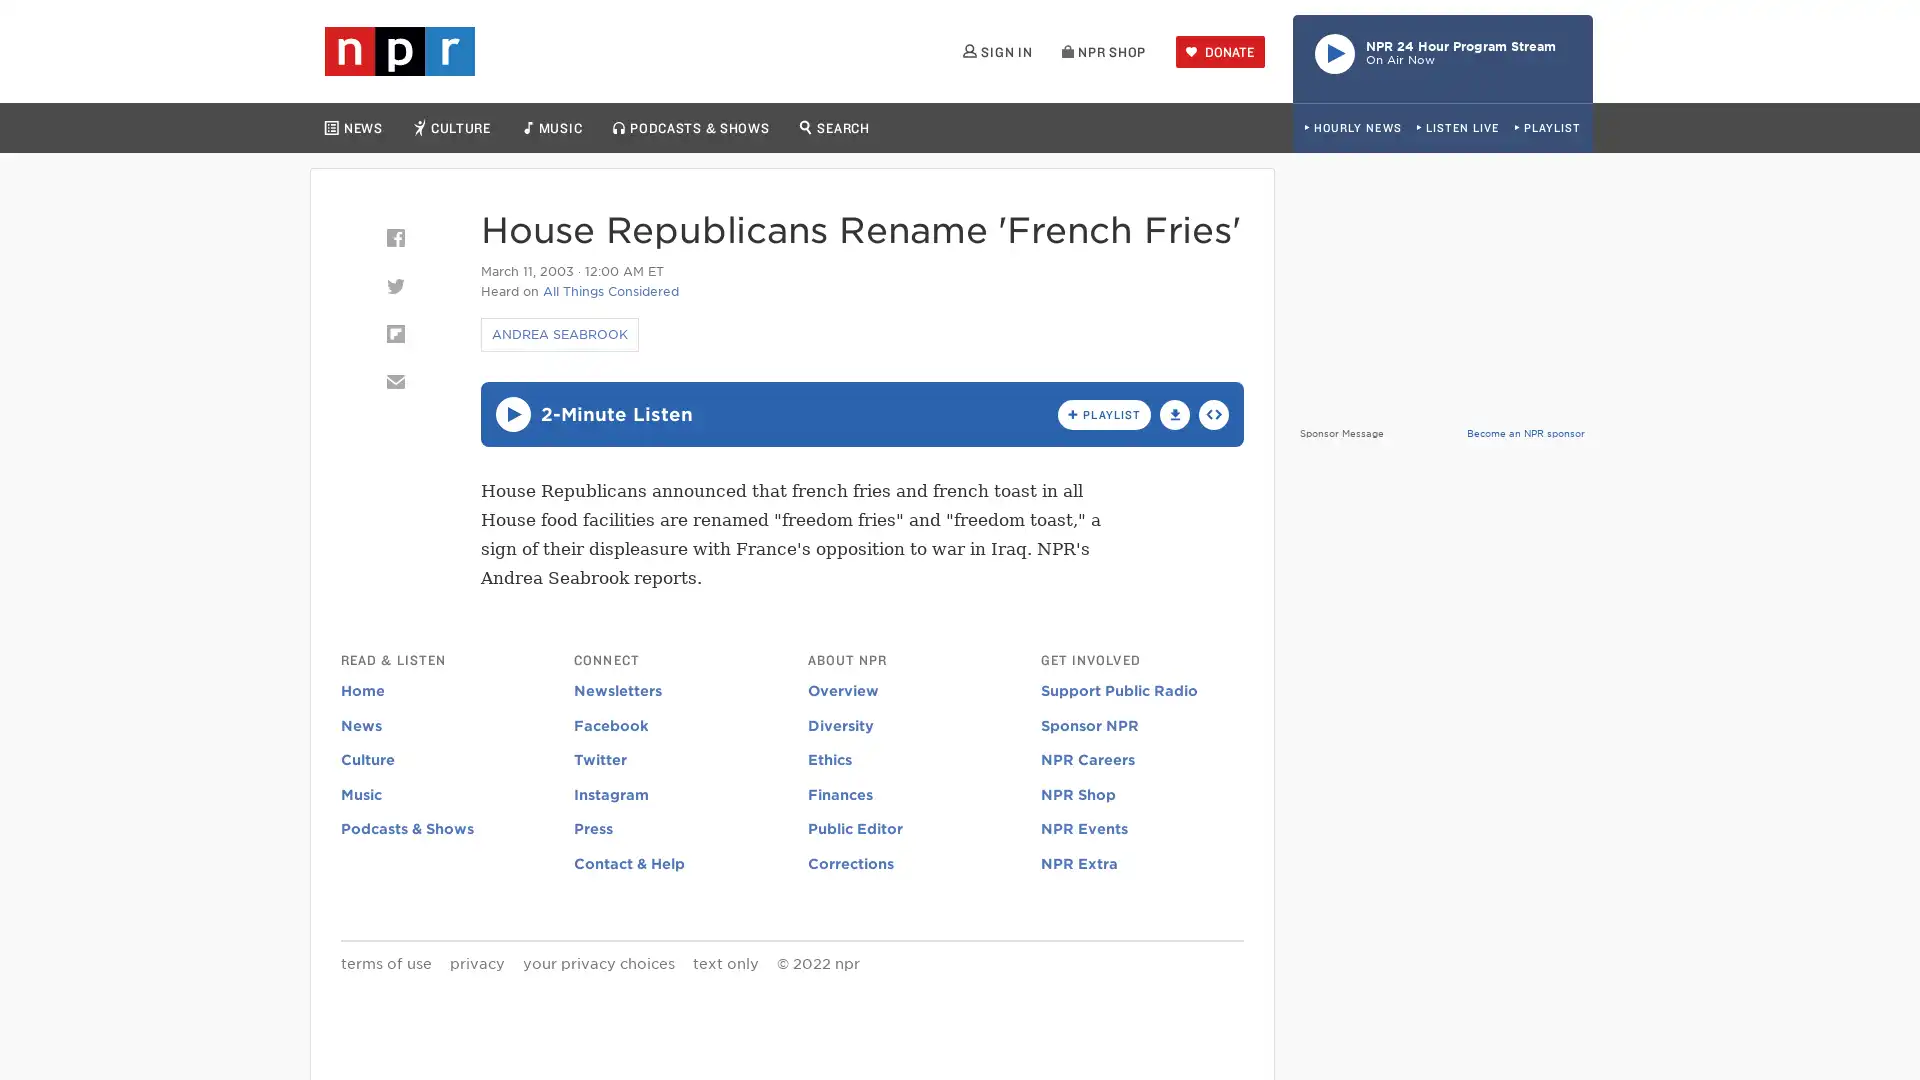  Describe the element at coordinates (1213, 412) in the screenshot. I see `Embed` at that location.